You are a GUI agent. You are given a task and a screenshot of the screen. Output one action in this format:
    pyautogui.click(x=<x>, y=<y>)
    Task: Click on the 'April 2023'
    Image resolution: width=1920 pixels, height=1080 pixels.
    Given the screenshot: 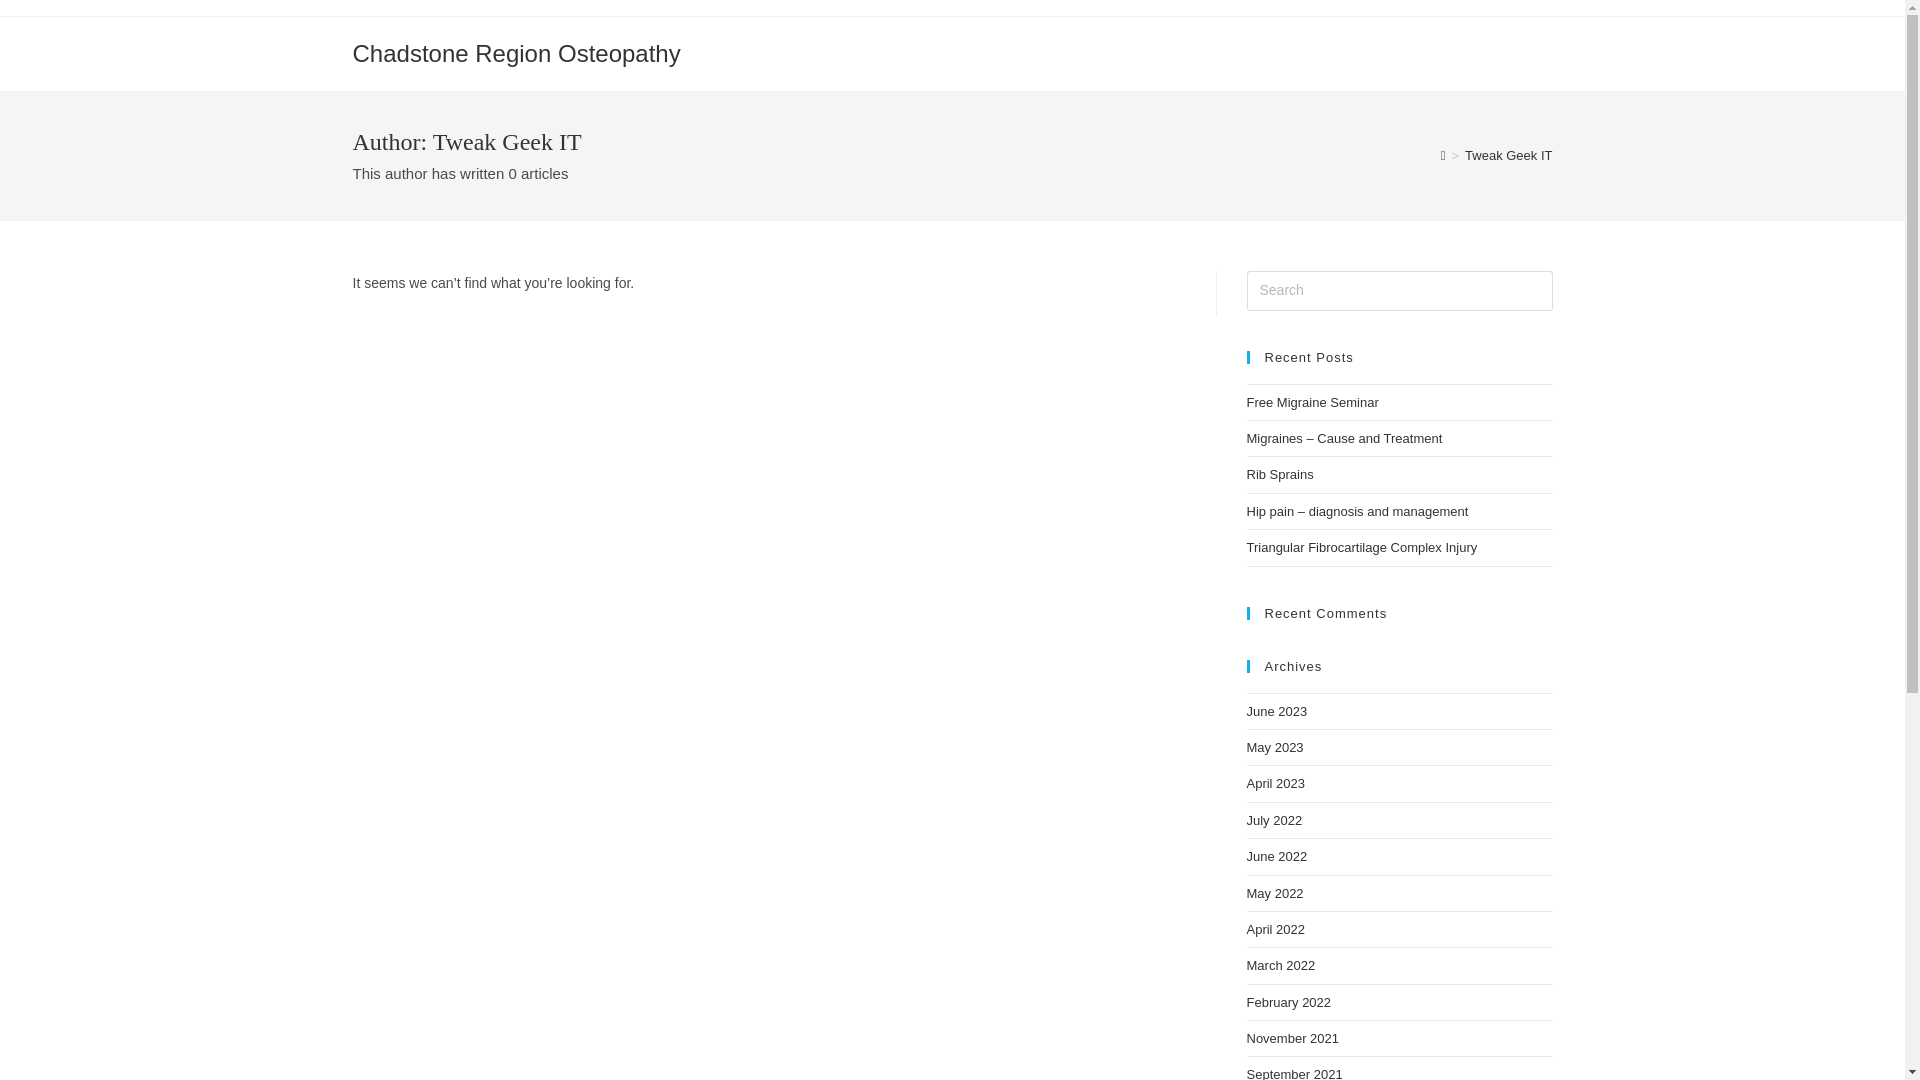 What is the action you would take?
    pyautogui.click(x=1274, y=782)
    